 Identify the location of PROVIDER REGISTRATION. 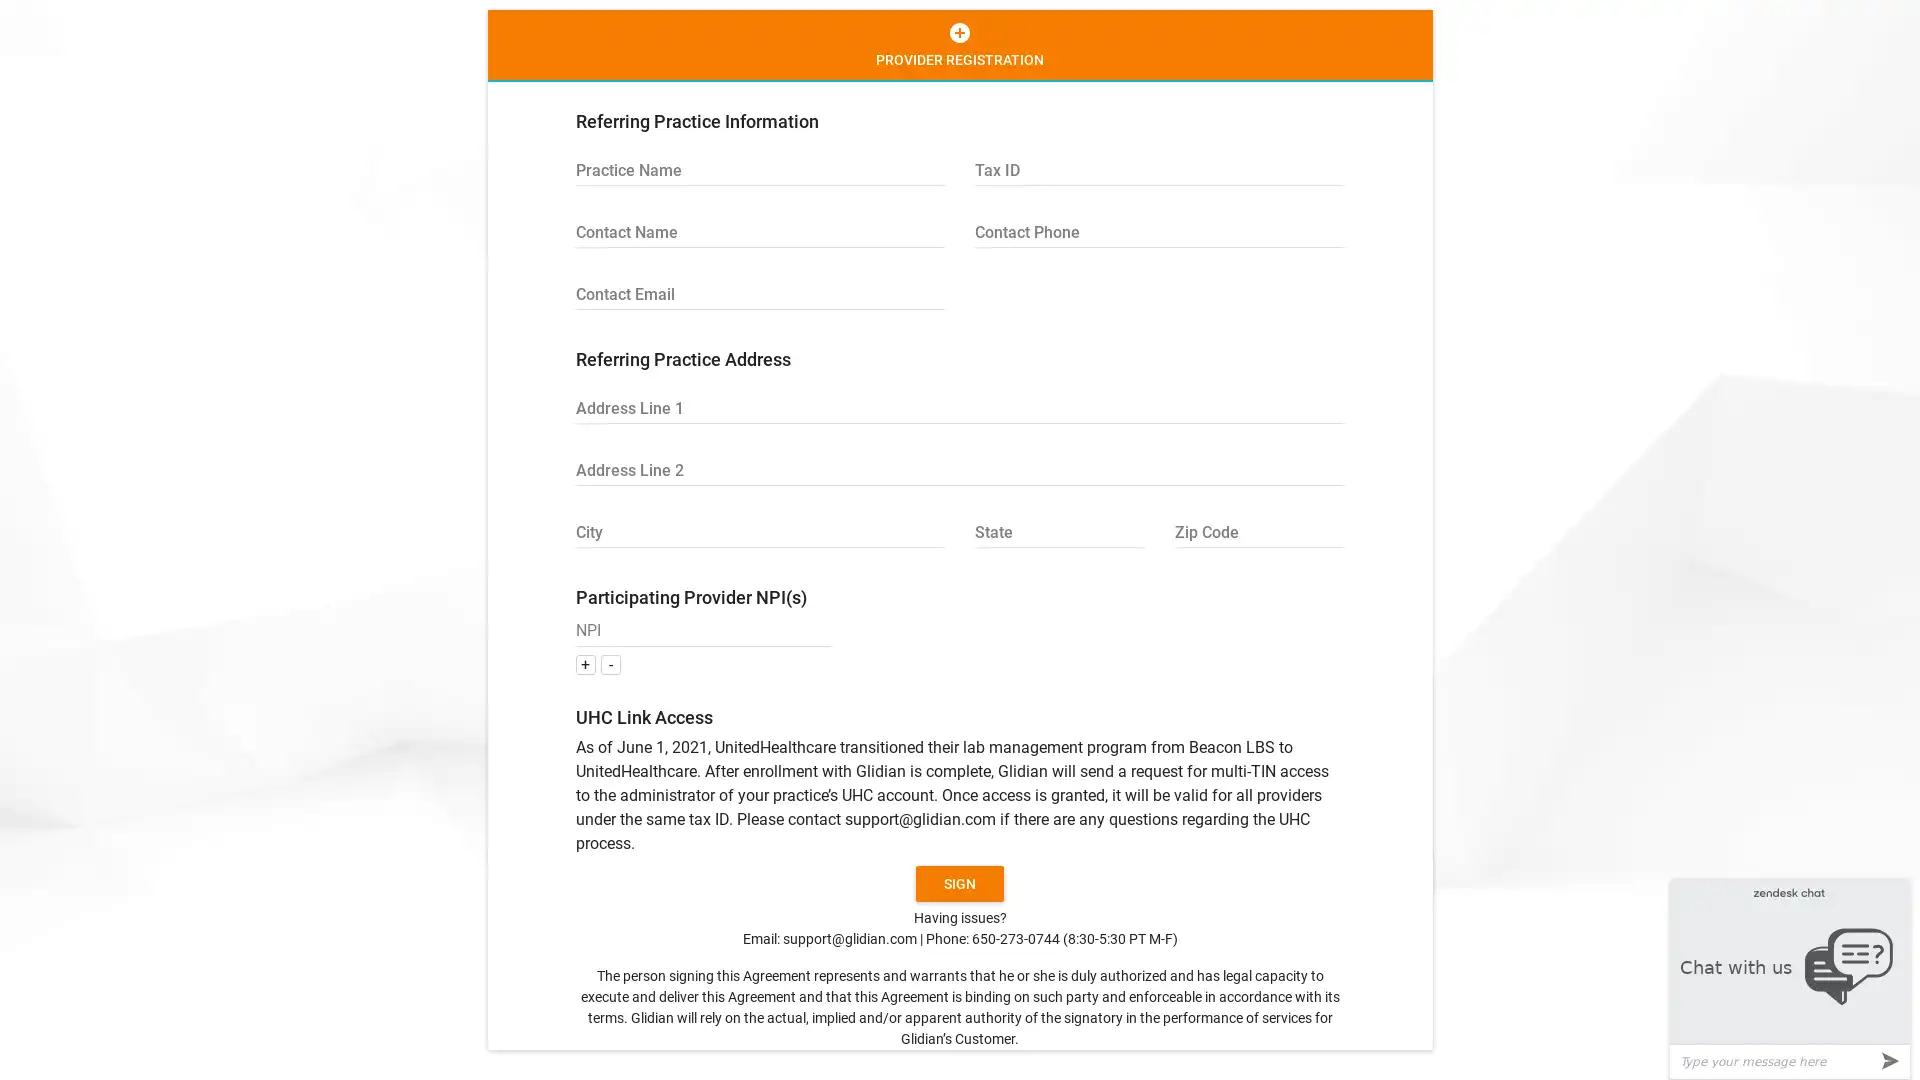
(958, 45).